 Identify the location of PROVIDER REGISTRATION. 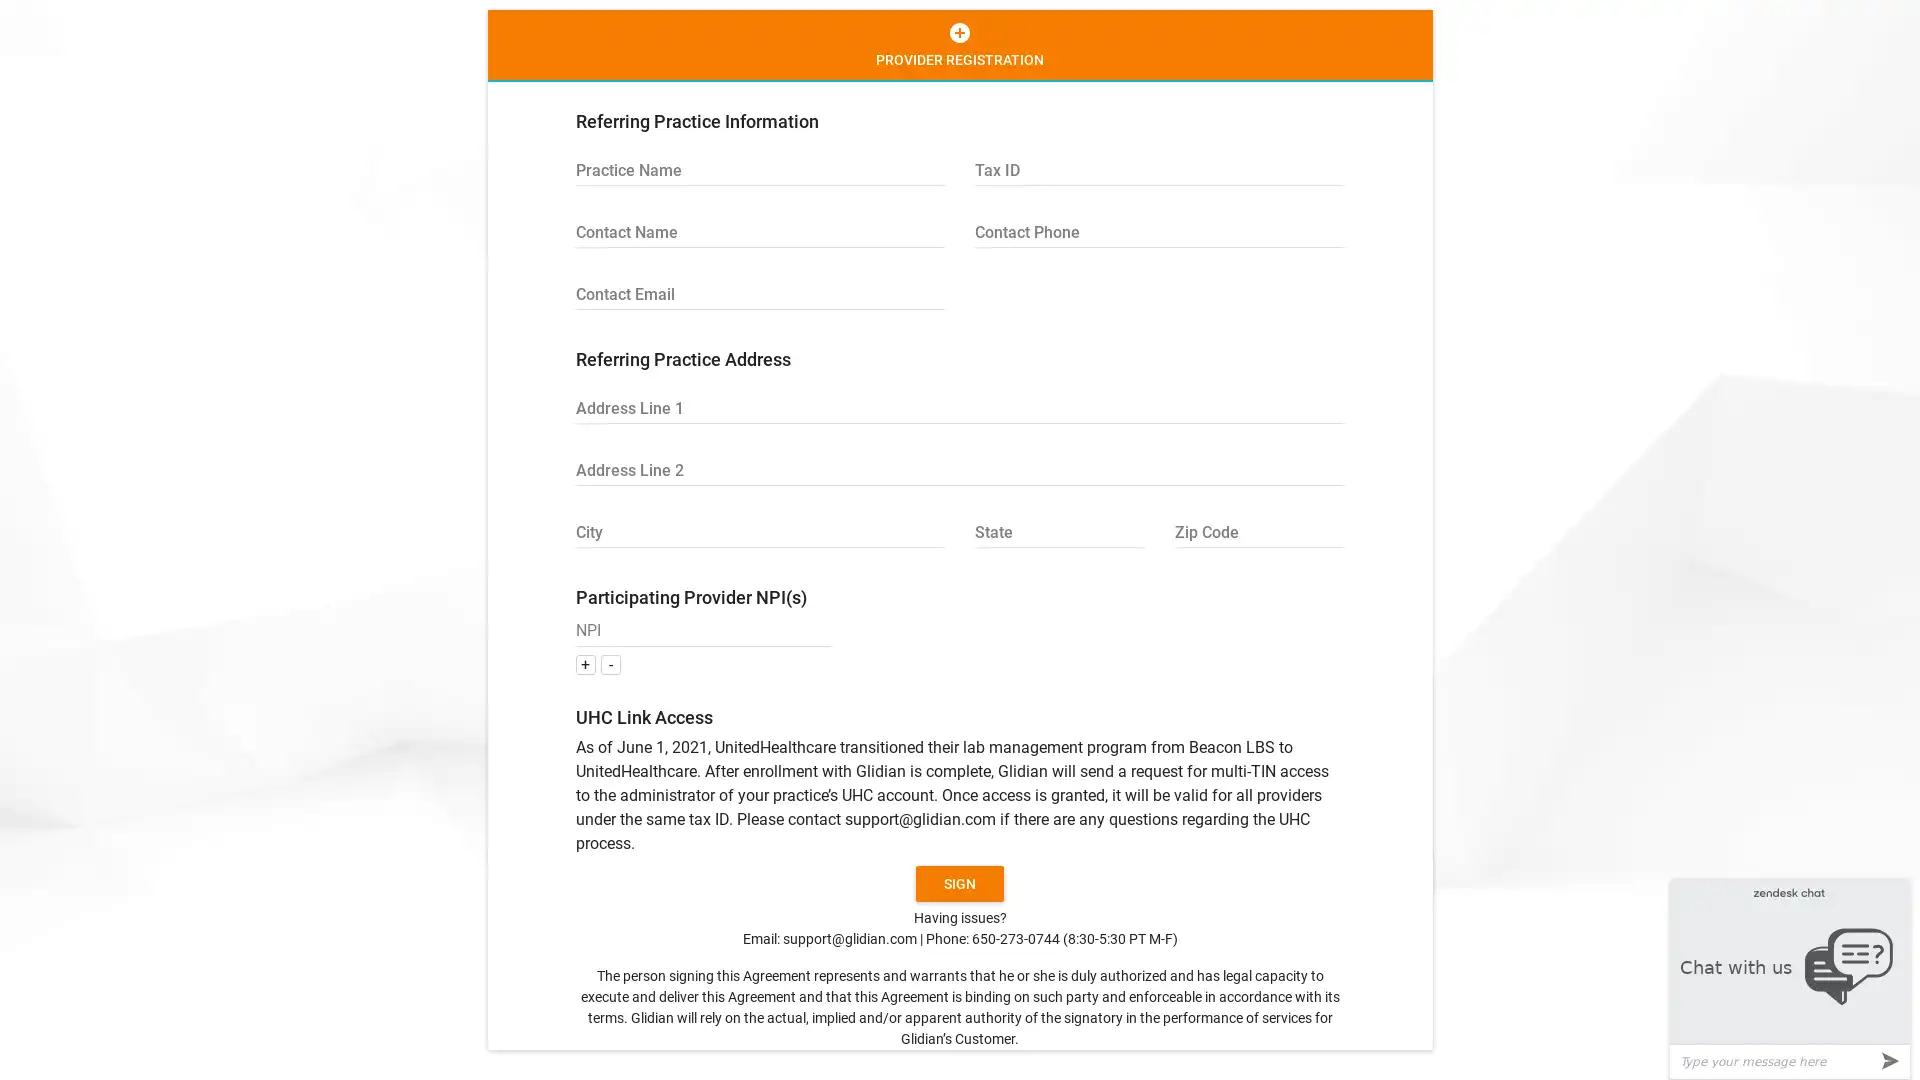
(958, 45).